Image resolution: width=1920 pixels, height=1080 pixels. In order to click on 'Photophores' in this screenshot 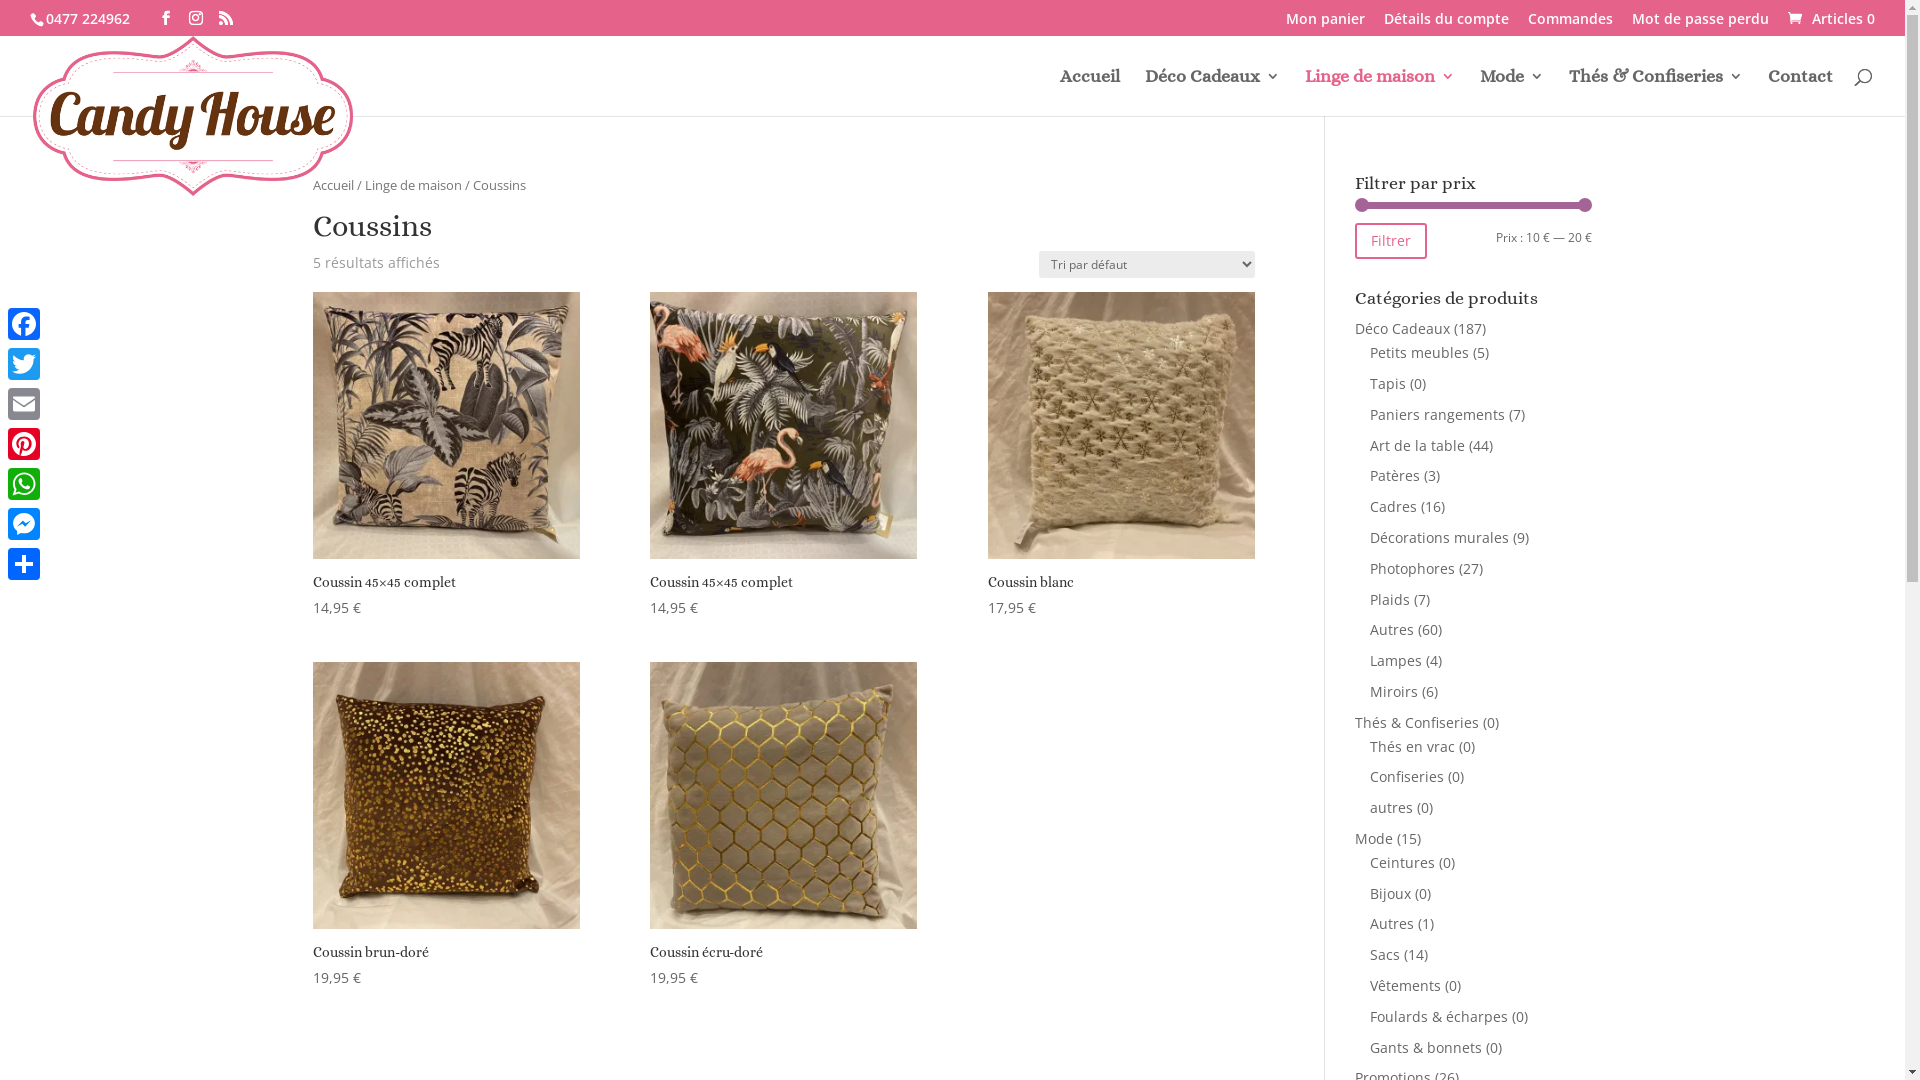, I will do `click(1368, 568)`.